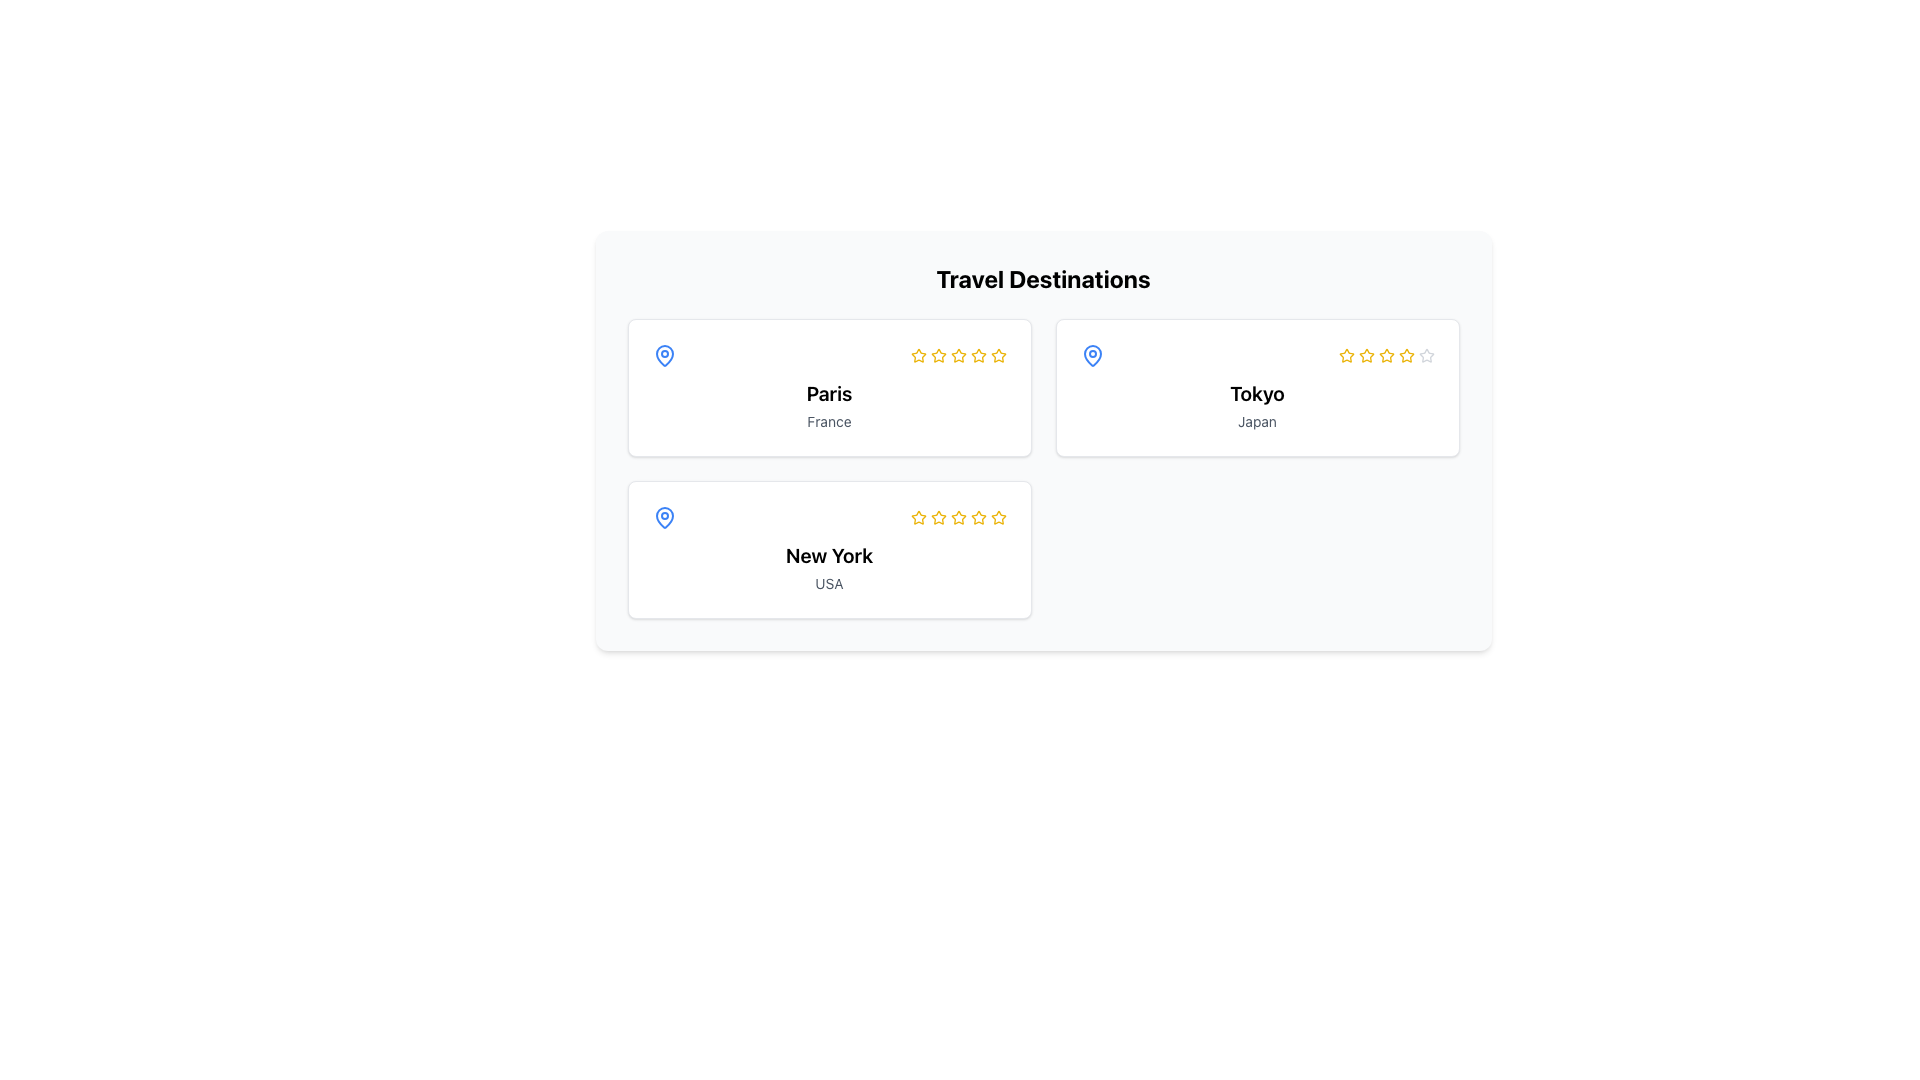  I want to click on the fifth star in the rating line for the 'New York' destination card under the 'Travel Destinations' header, so click(978, 516).